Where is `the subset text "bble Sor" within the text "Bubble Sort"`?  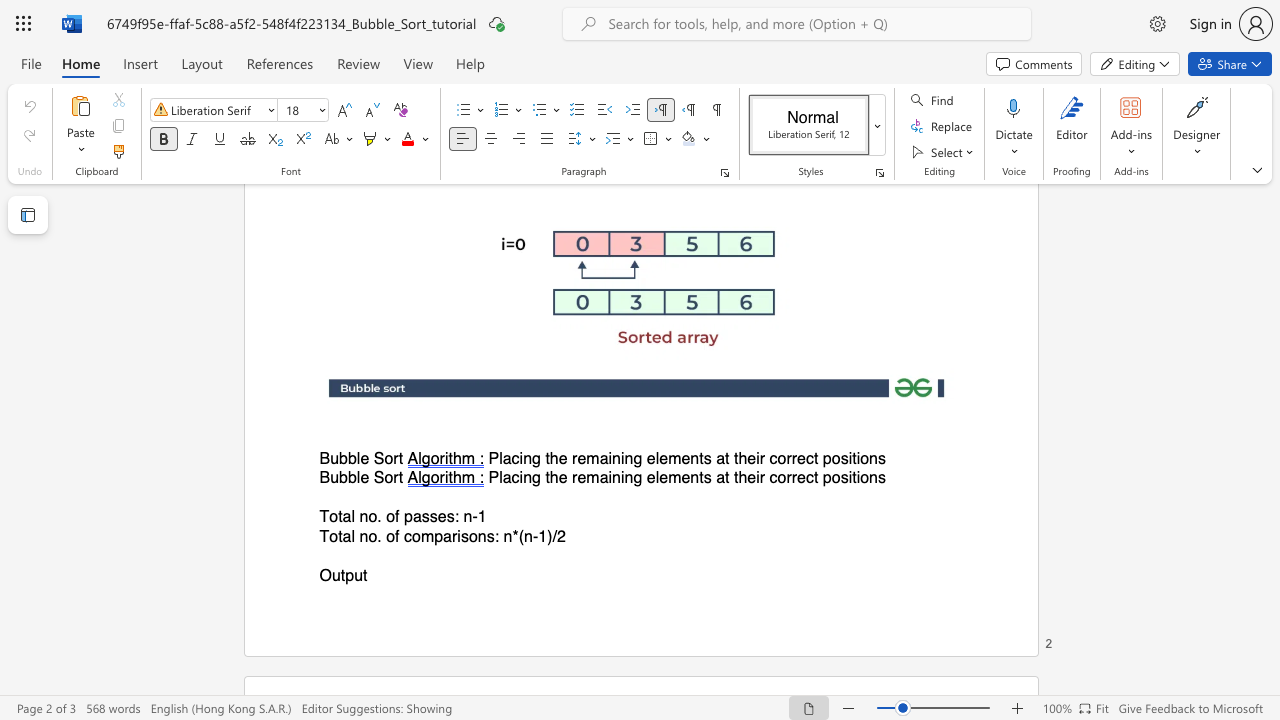 the subset text "bble Sor" within the text "Bubble Sort" is located at coordinates (339, 478).